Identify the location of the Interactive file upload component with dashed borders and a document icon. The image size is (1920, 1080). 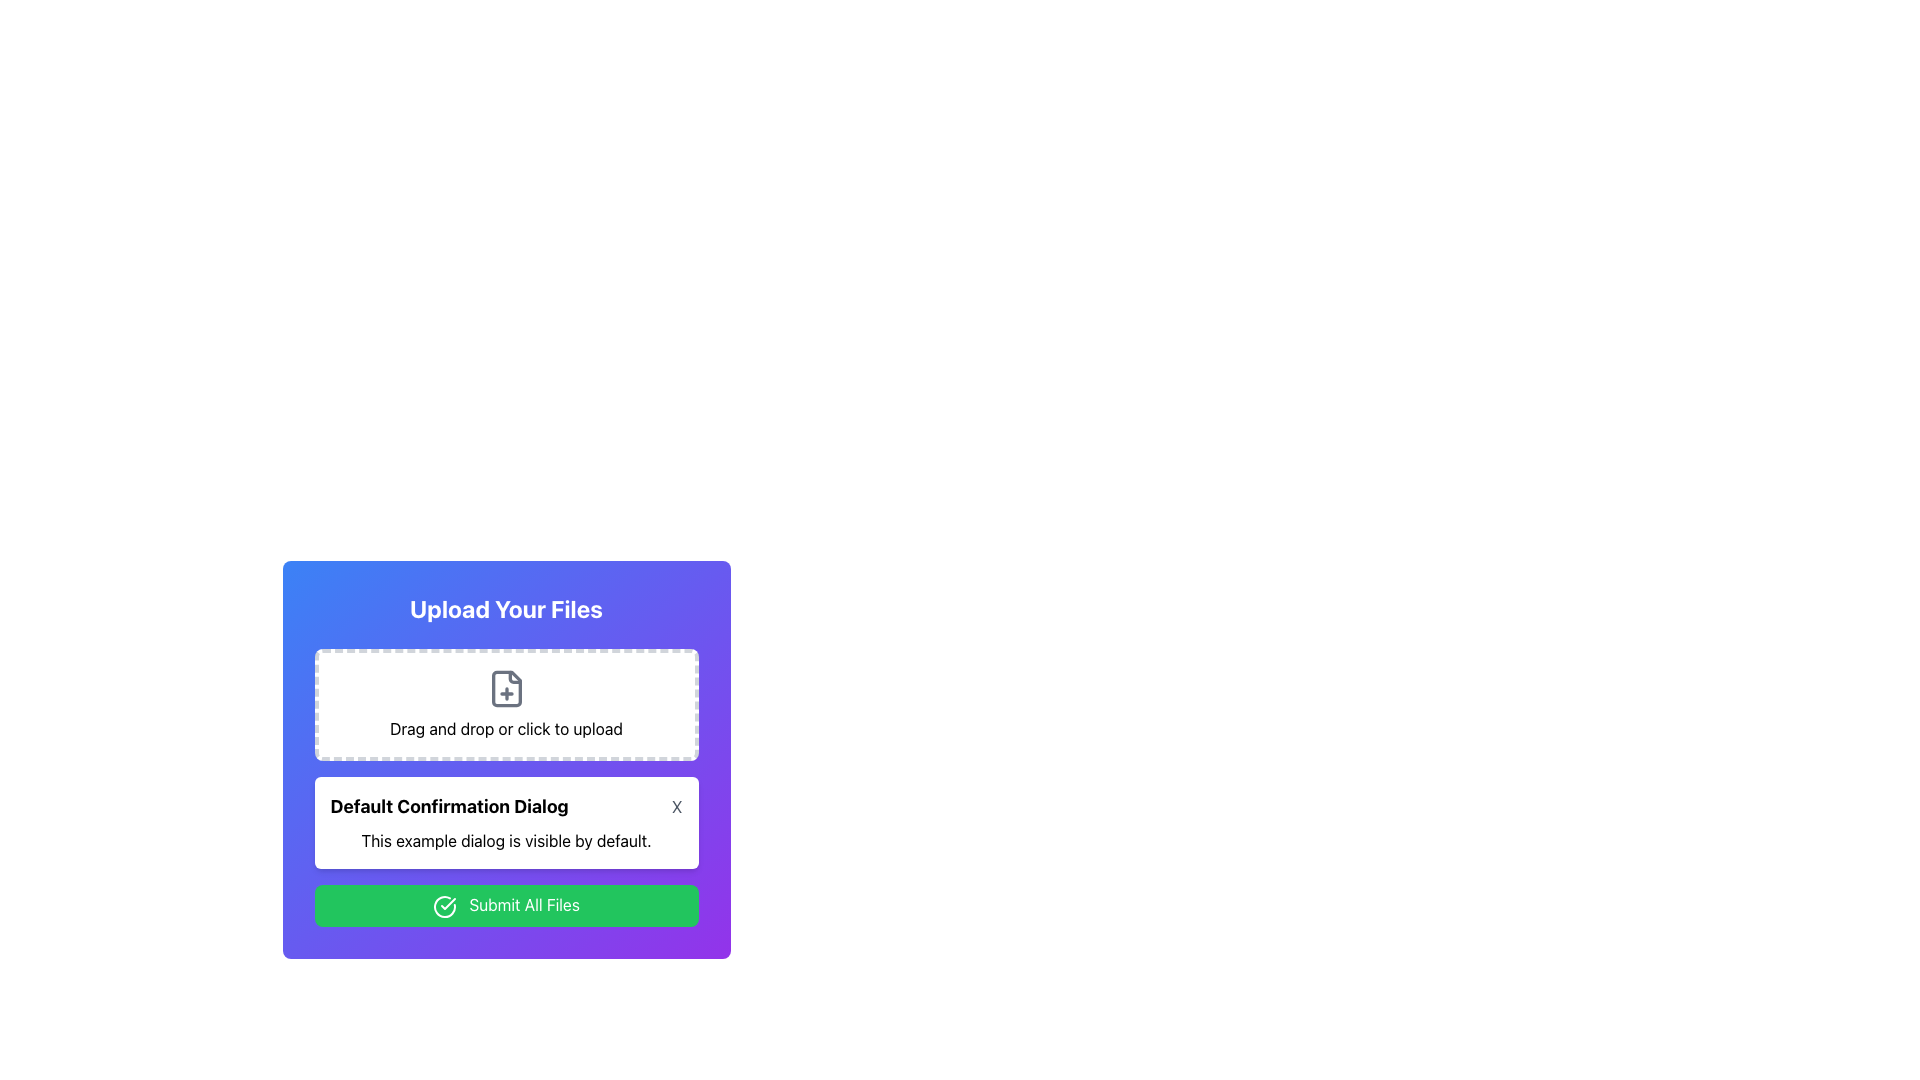
(506, 704).